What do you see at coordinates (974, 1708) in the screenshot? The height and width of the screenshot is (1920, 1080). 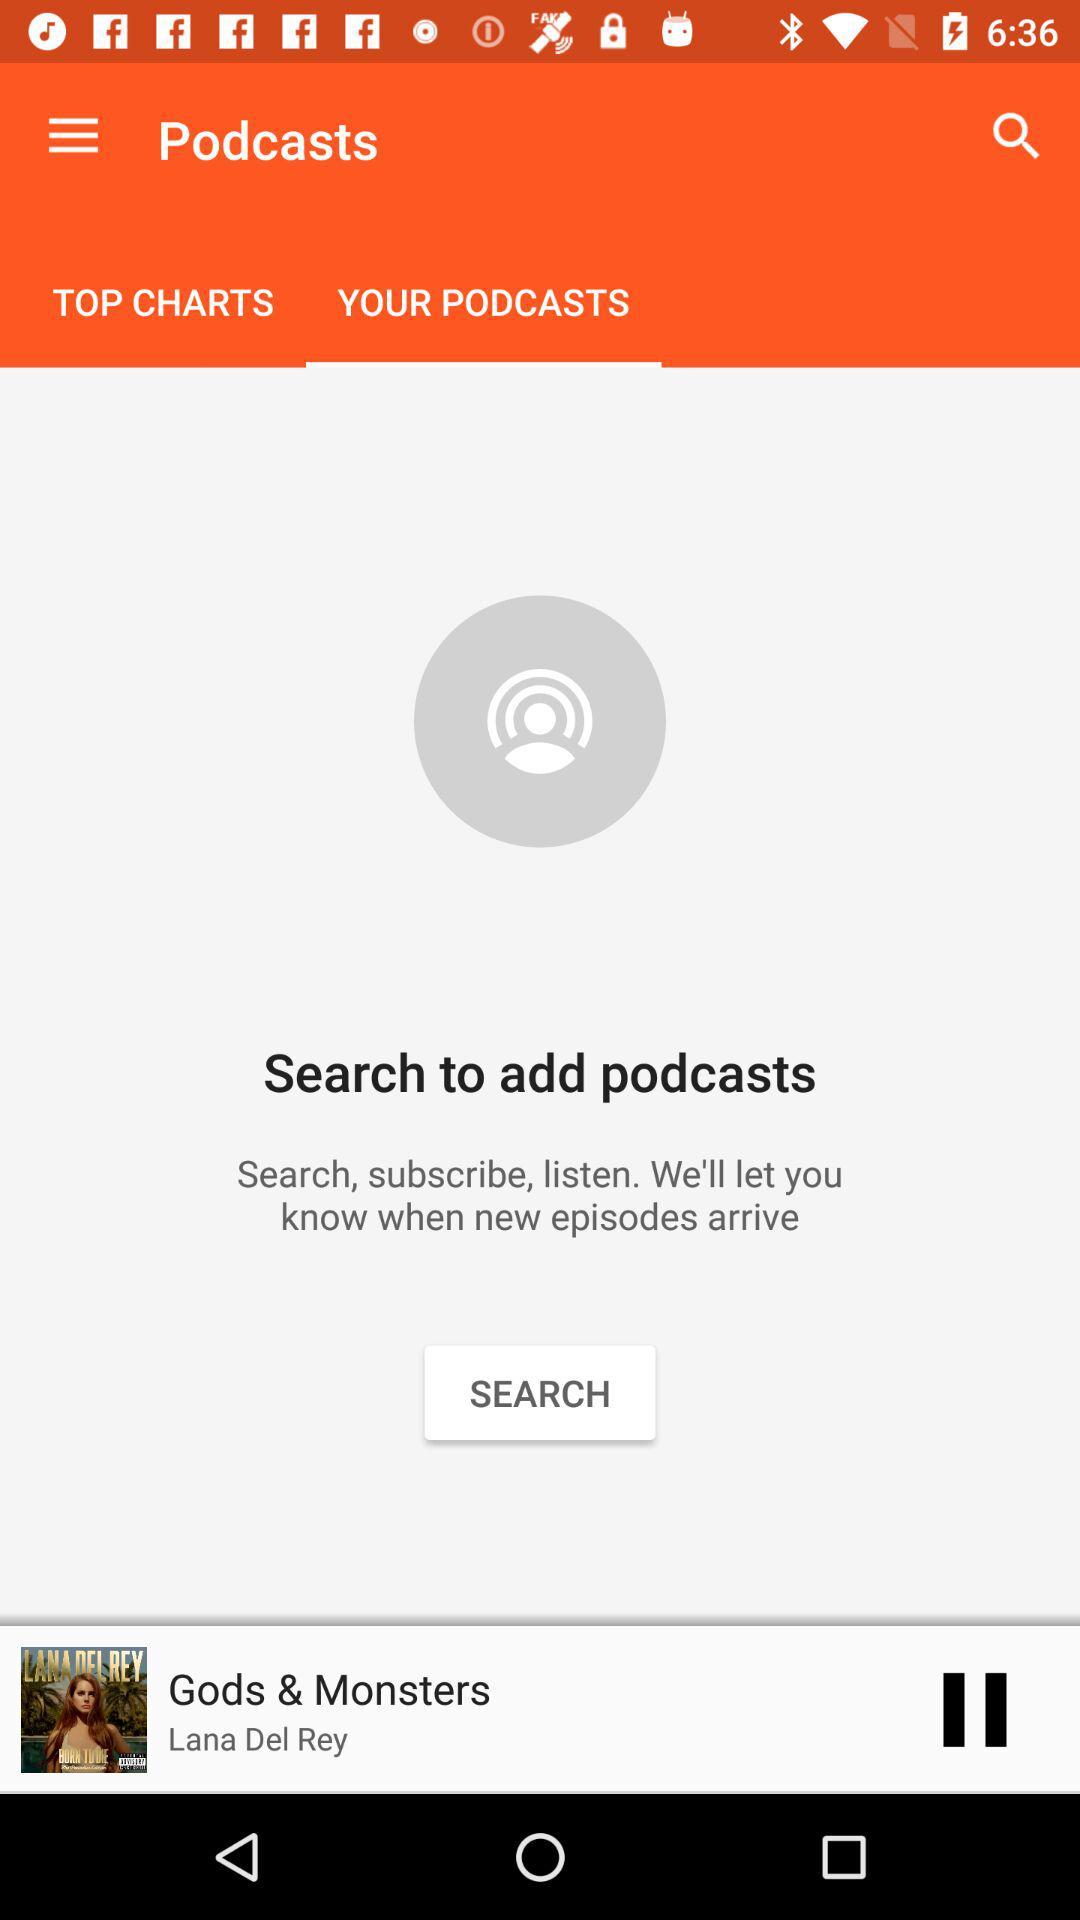 I see `the pause icon` at bounding box center [974, 1708].